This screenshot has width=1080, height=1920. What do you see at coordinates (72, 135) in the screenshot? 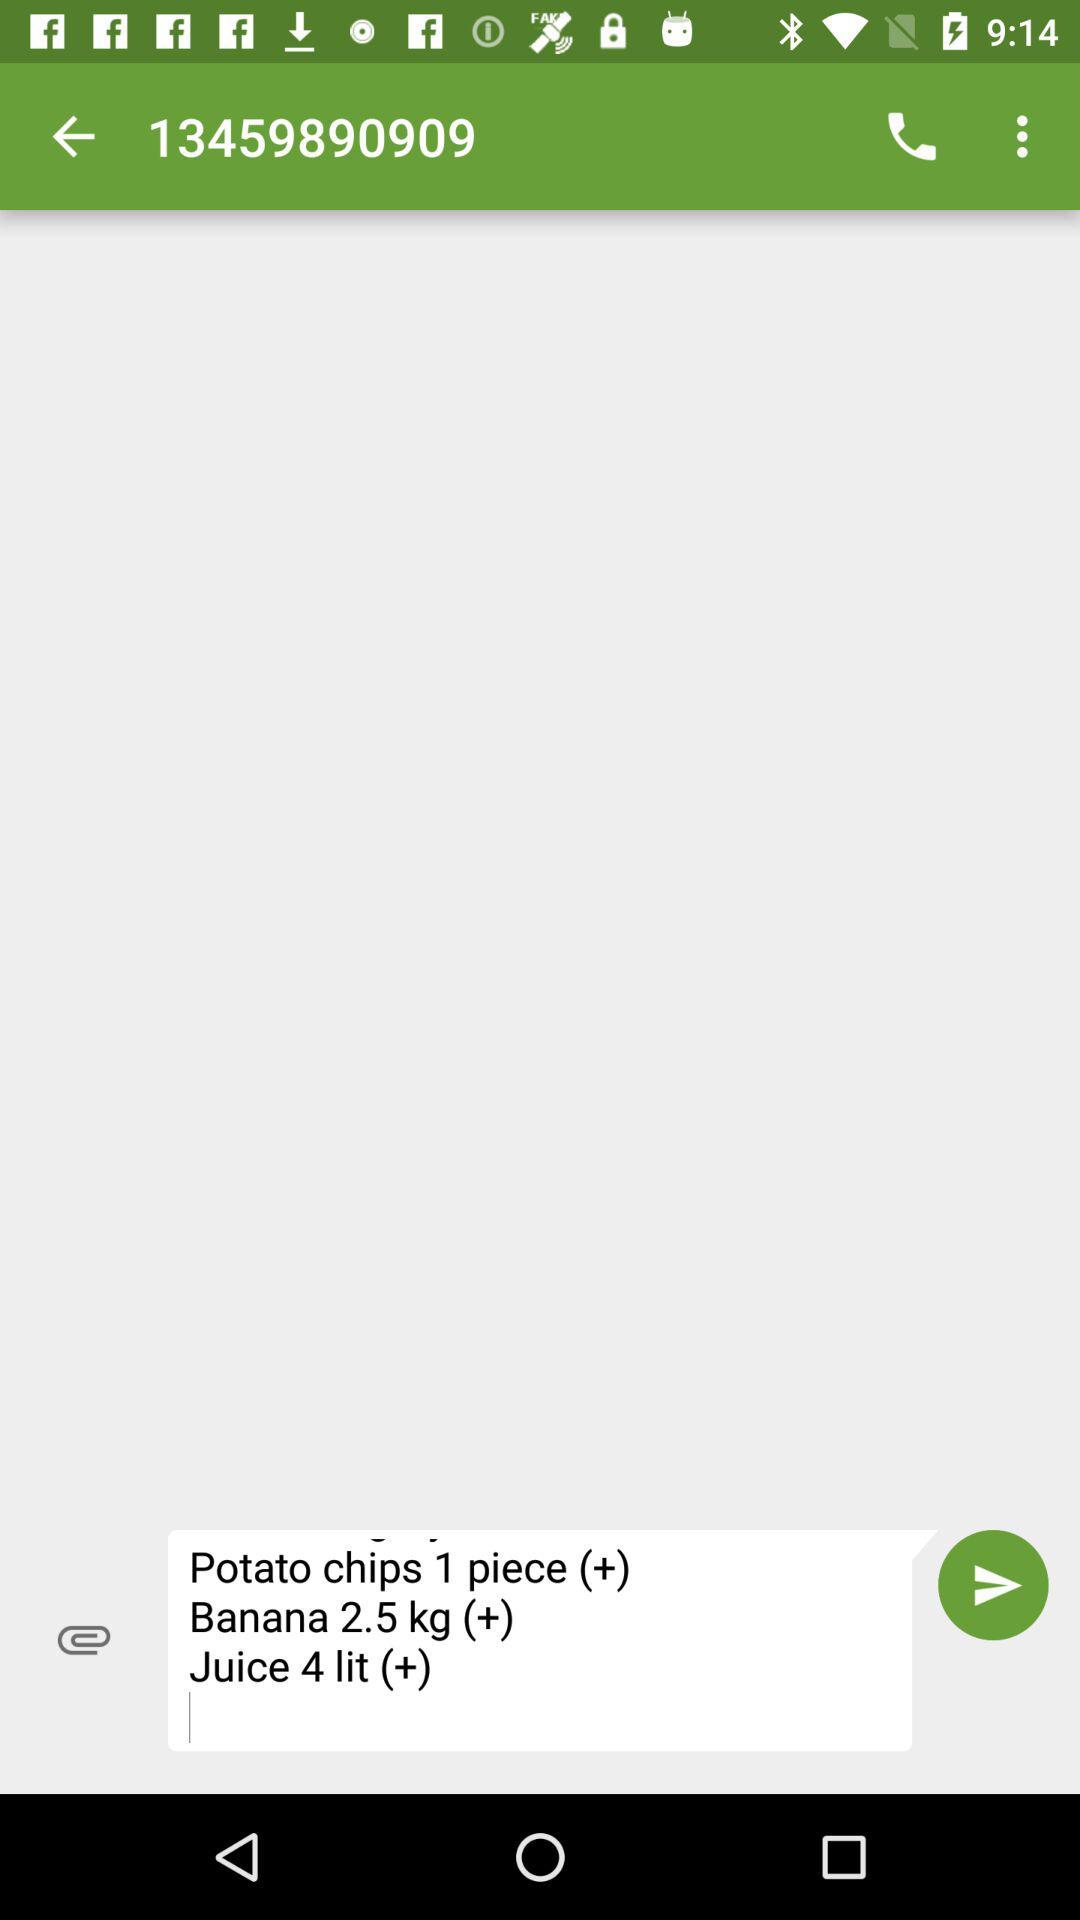
I see `the icon next to the 13459890909 icon` at bounding box center [72, 135].